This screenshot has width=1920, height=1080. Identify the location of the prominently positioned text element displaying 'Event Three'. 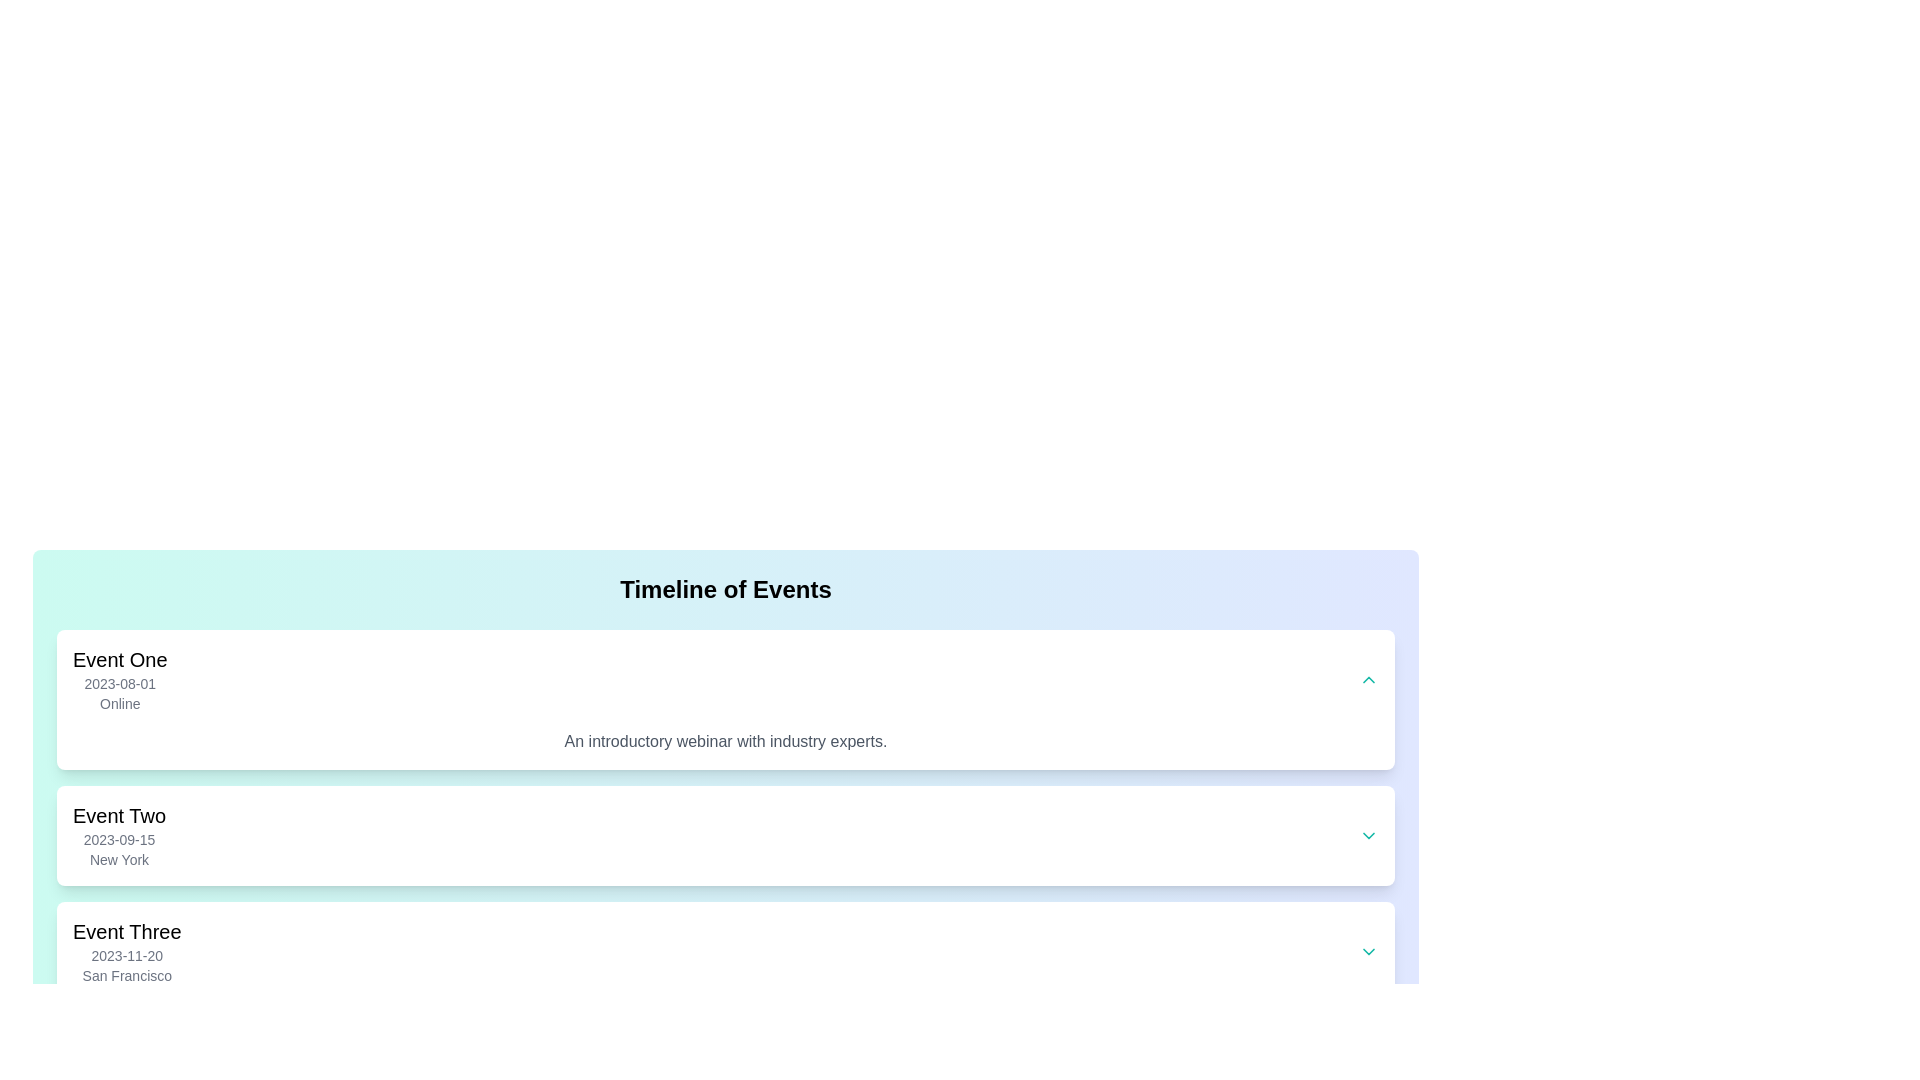
(126, 932).